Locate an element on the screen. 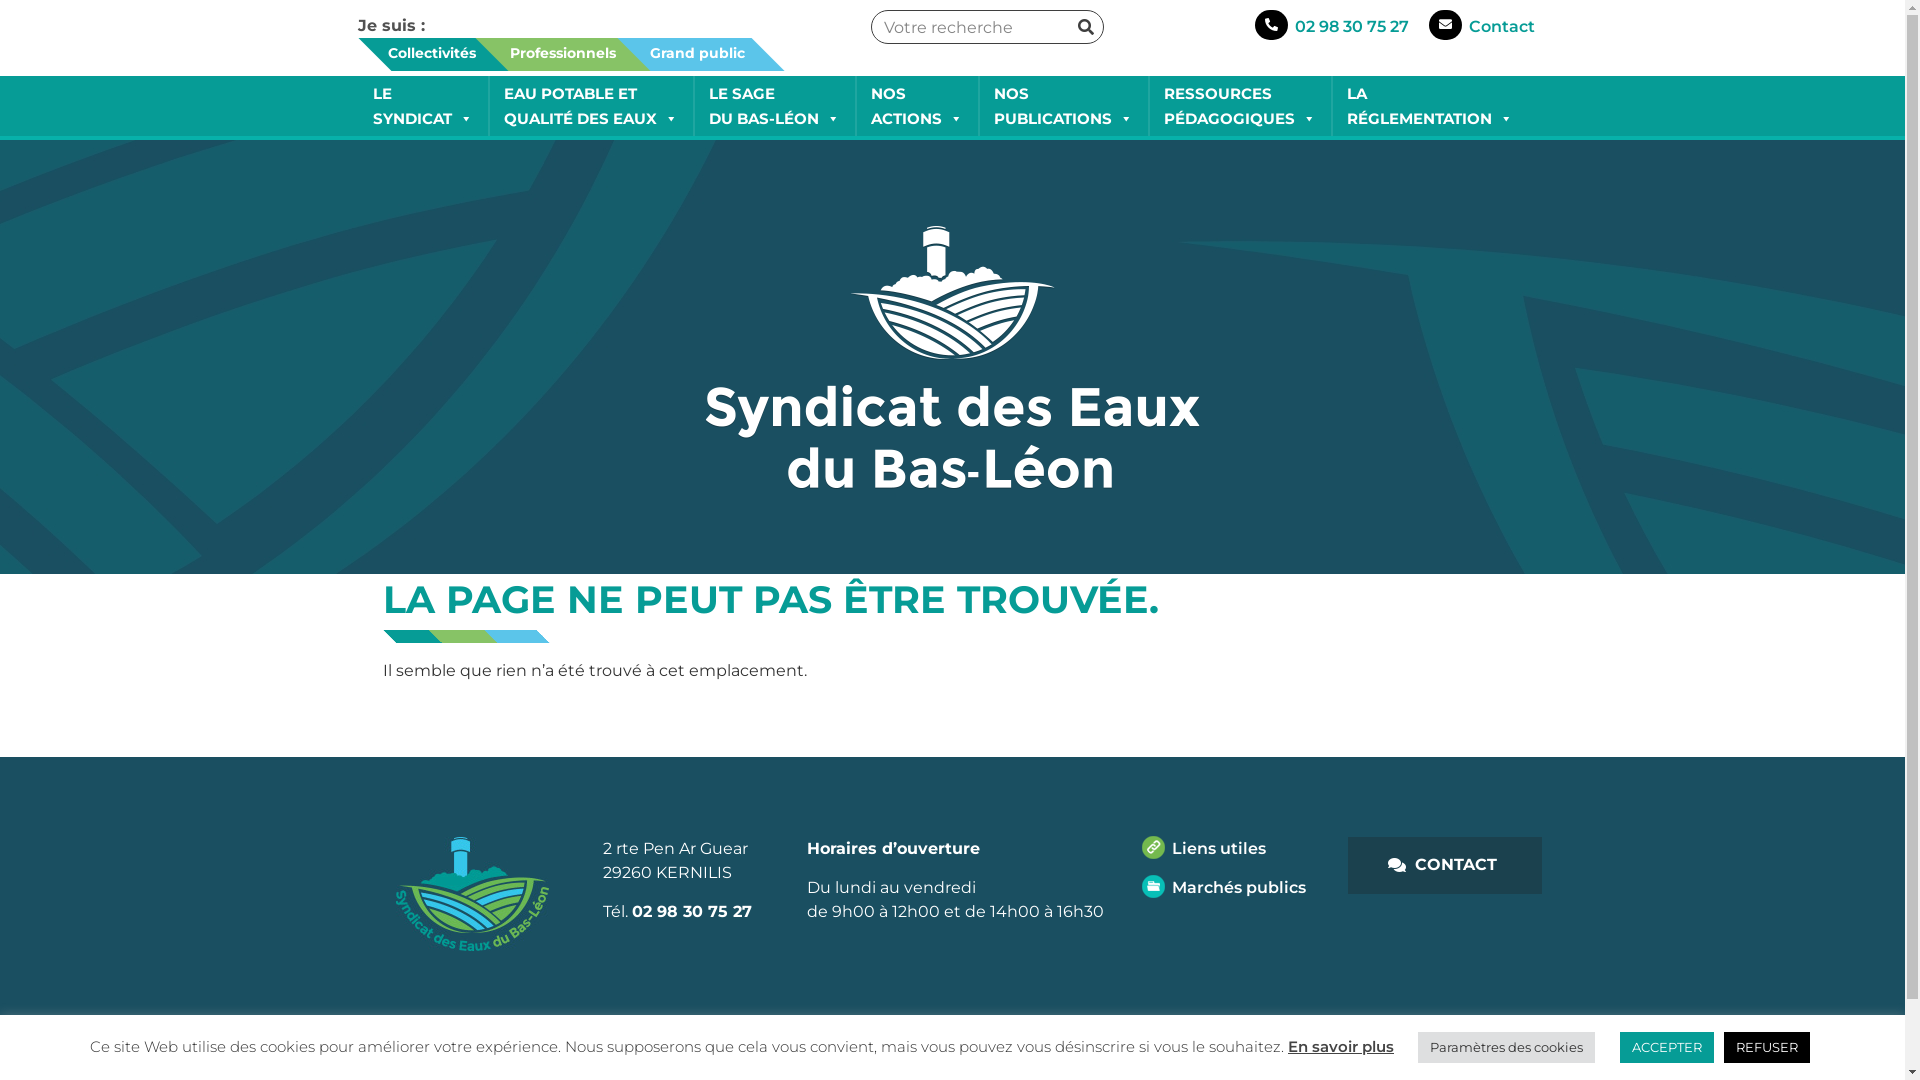 The width and height of the screenshot is (1920, 1080). 'ACCEPTER' is located at coordinates (1666, 1046).